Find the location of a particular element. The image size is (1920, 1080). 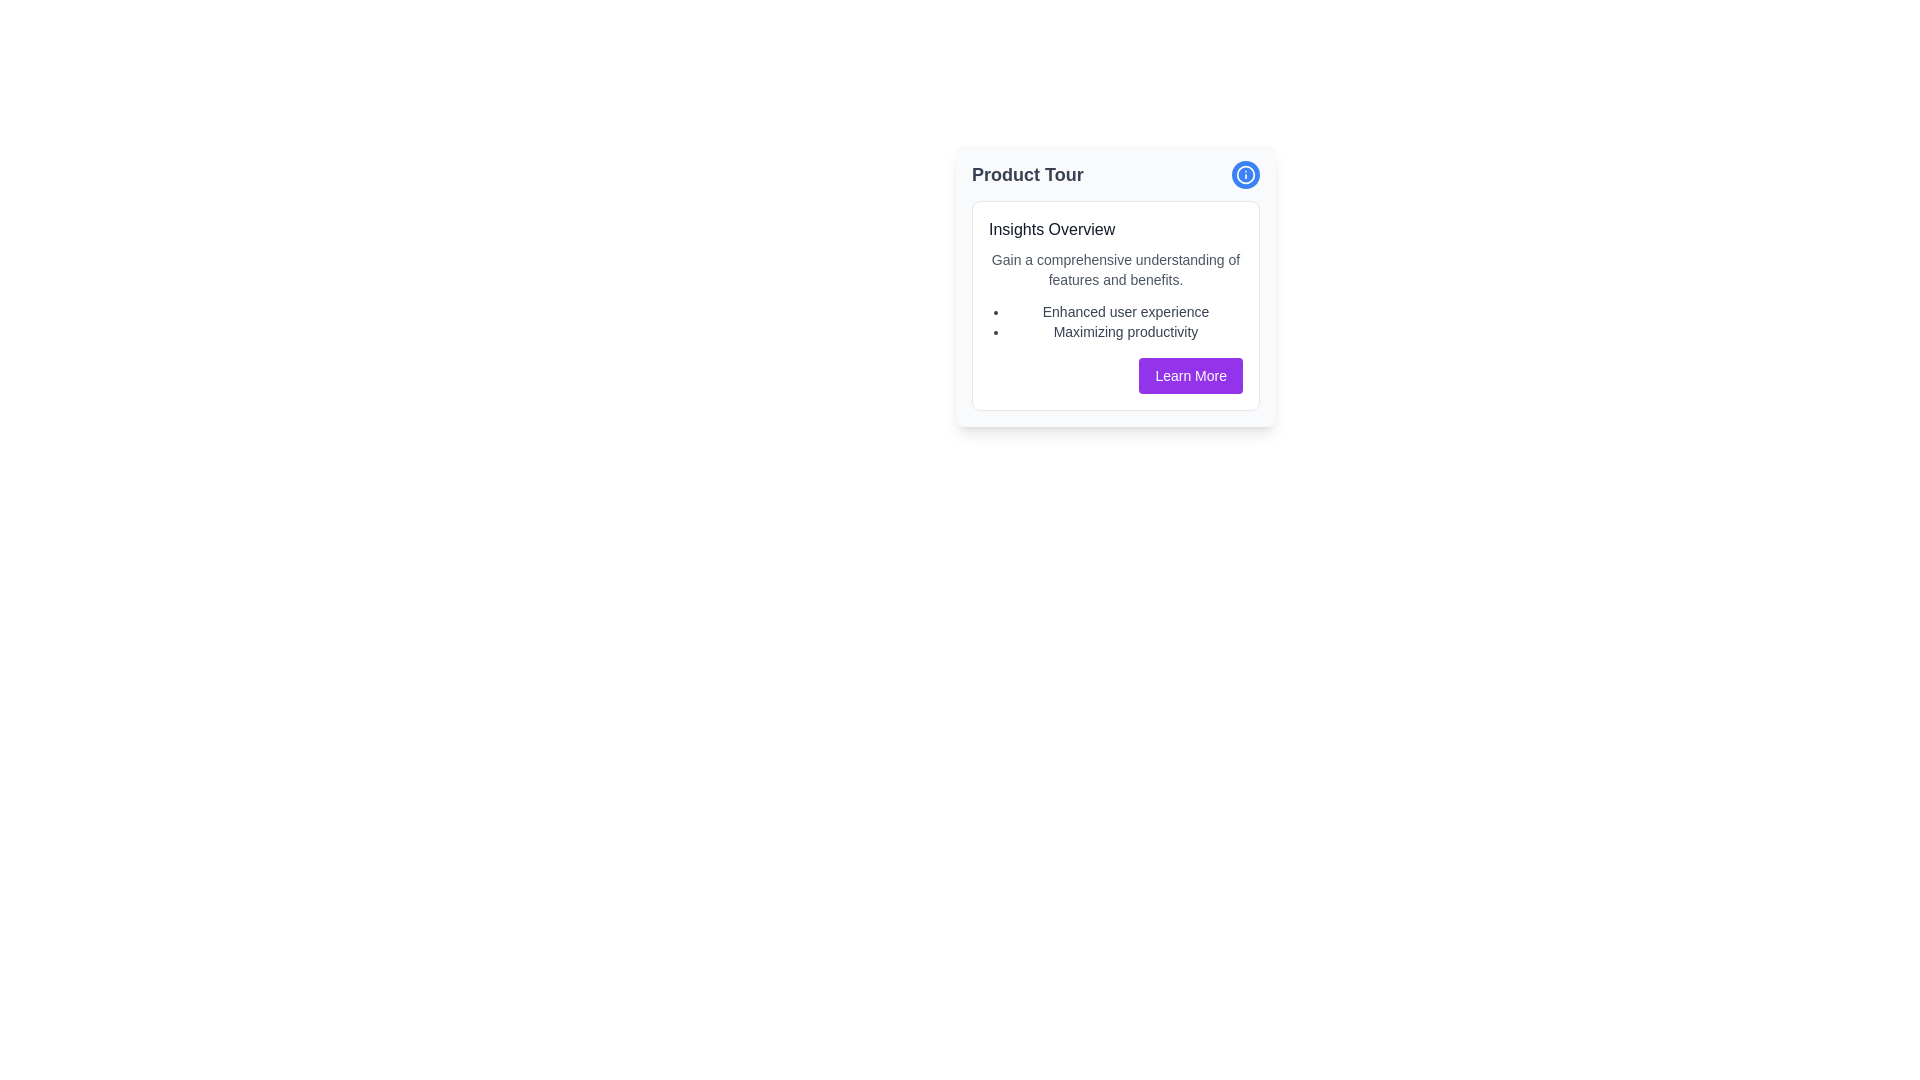

text label displaying 'Maximizing productivity' located below the item 'Enhanced user experience' in the 'Insights Overview' box is located at coordinates (1126, 330).